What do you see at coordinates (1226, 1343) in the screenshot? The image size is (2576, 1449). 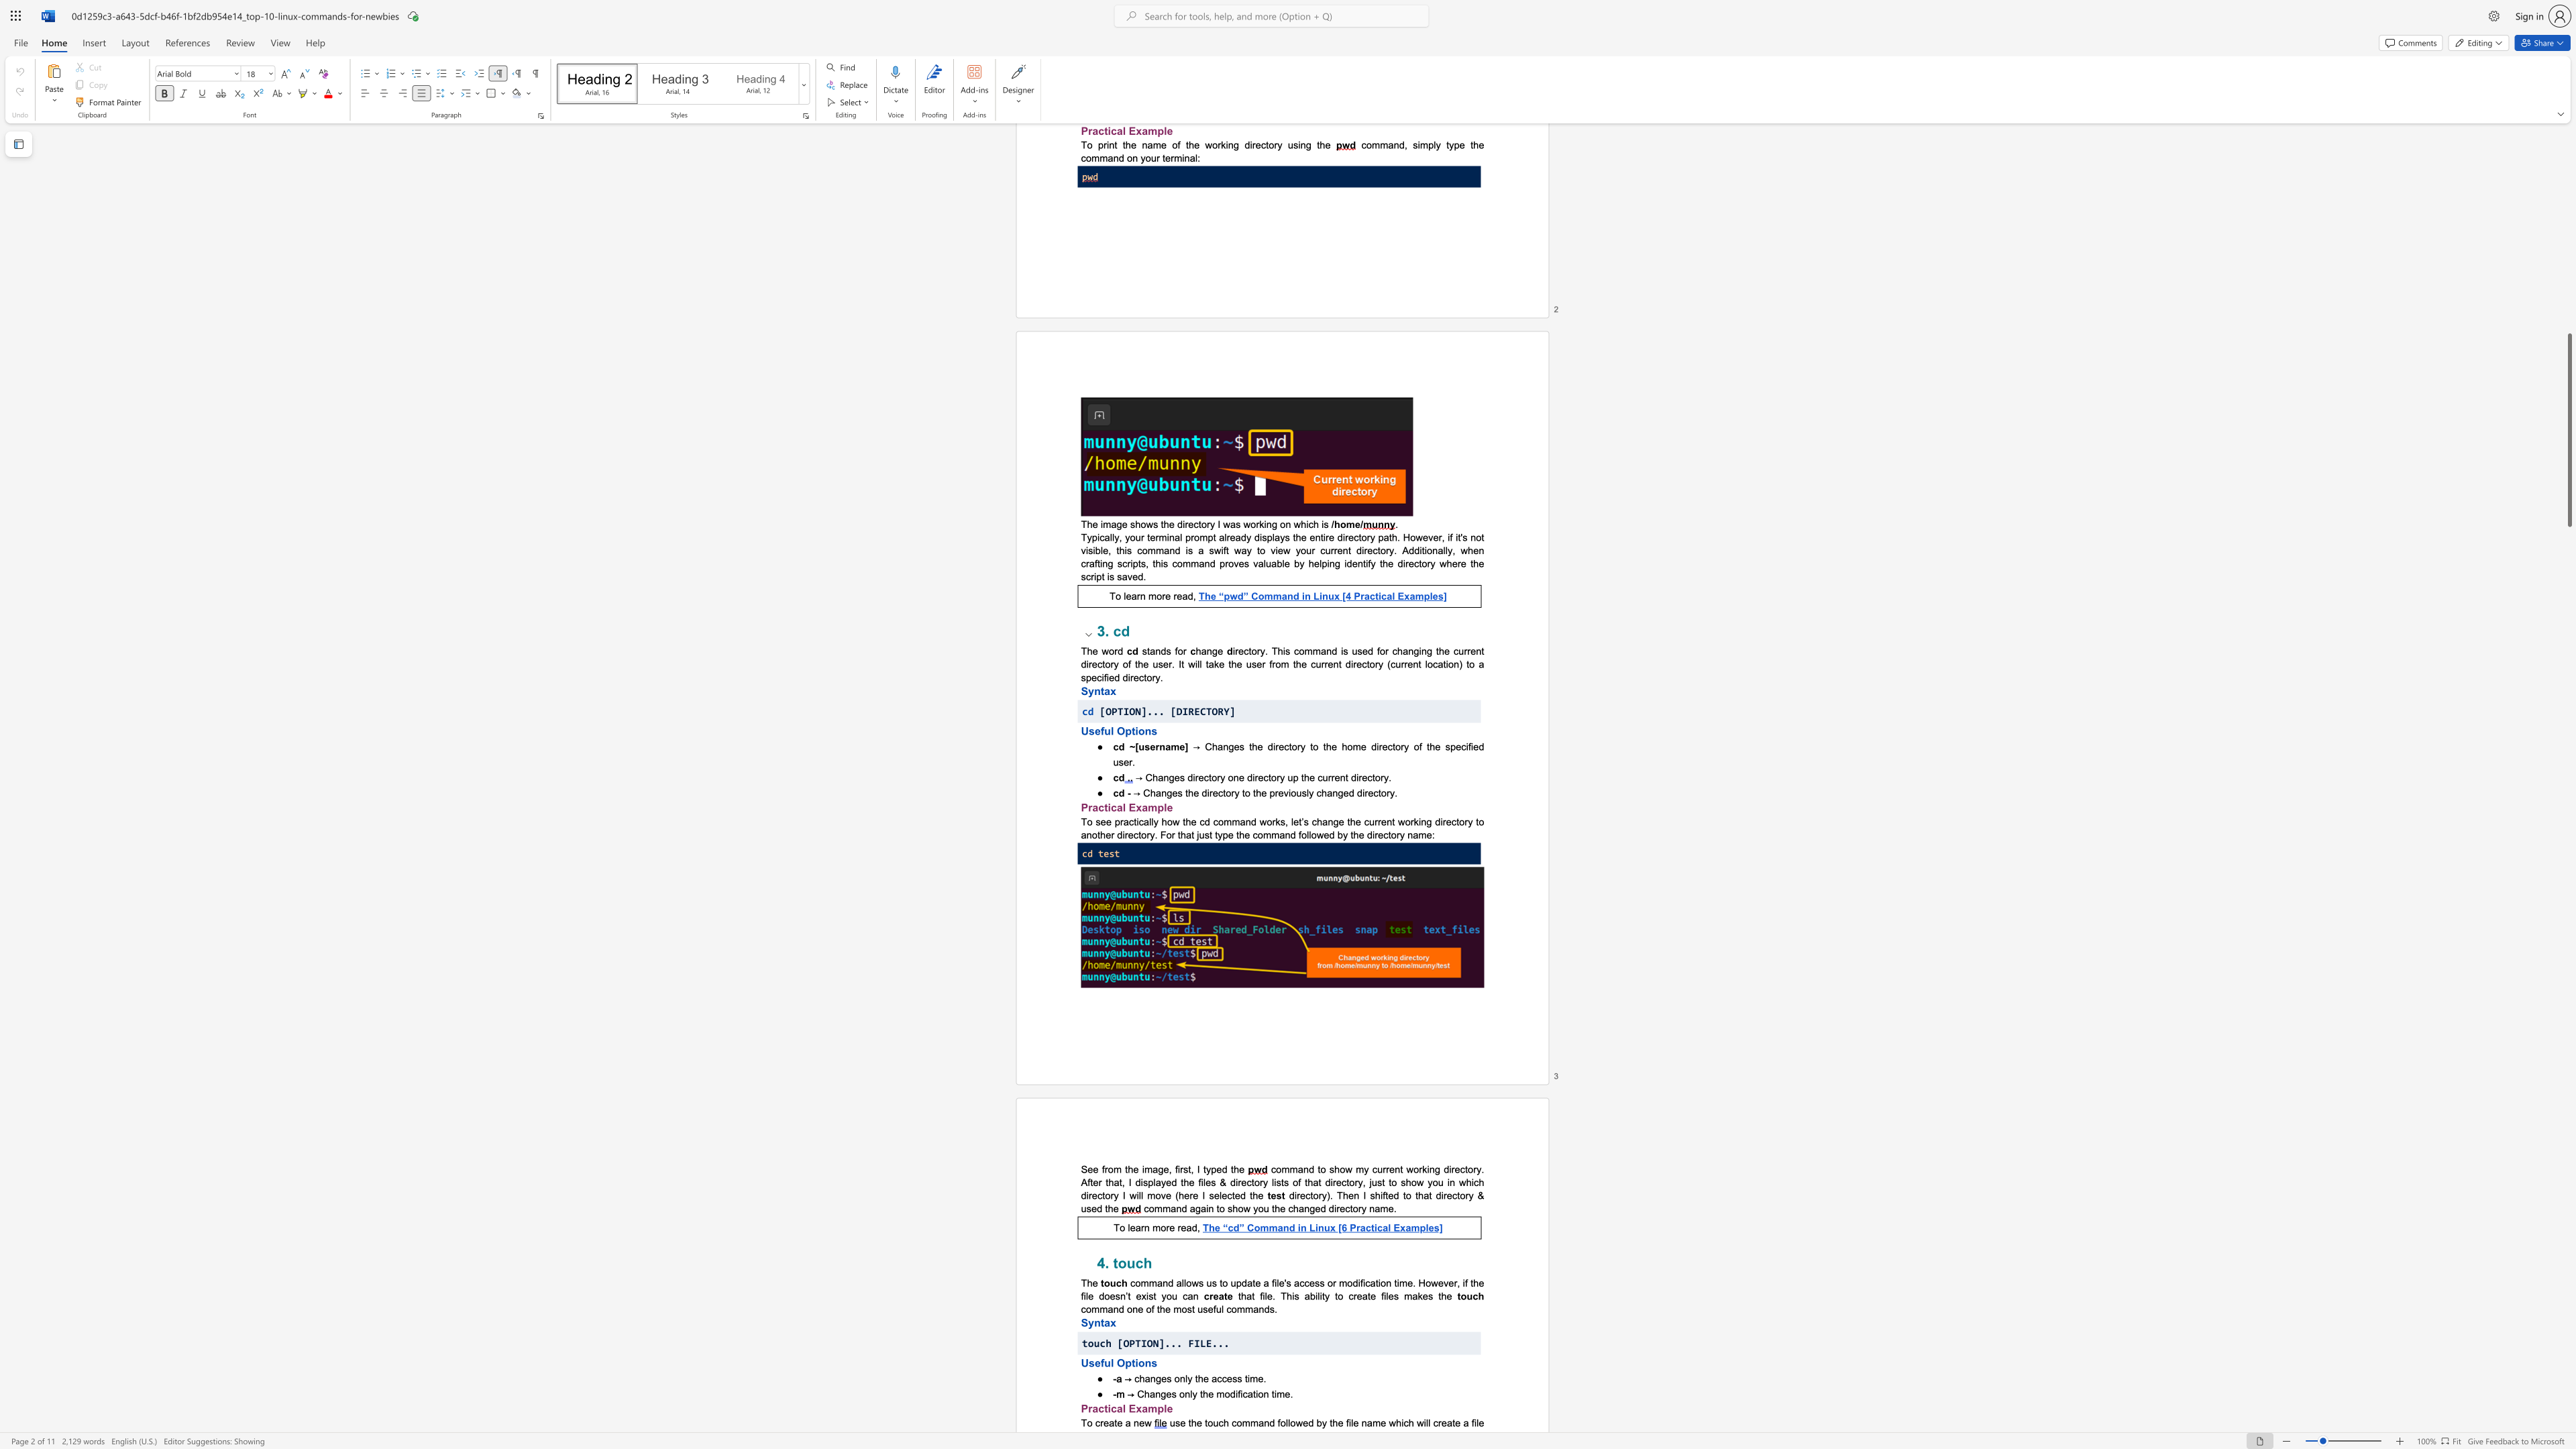 I see `the 6th character "." in the text` at bounding box center [1226, 1343].